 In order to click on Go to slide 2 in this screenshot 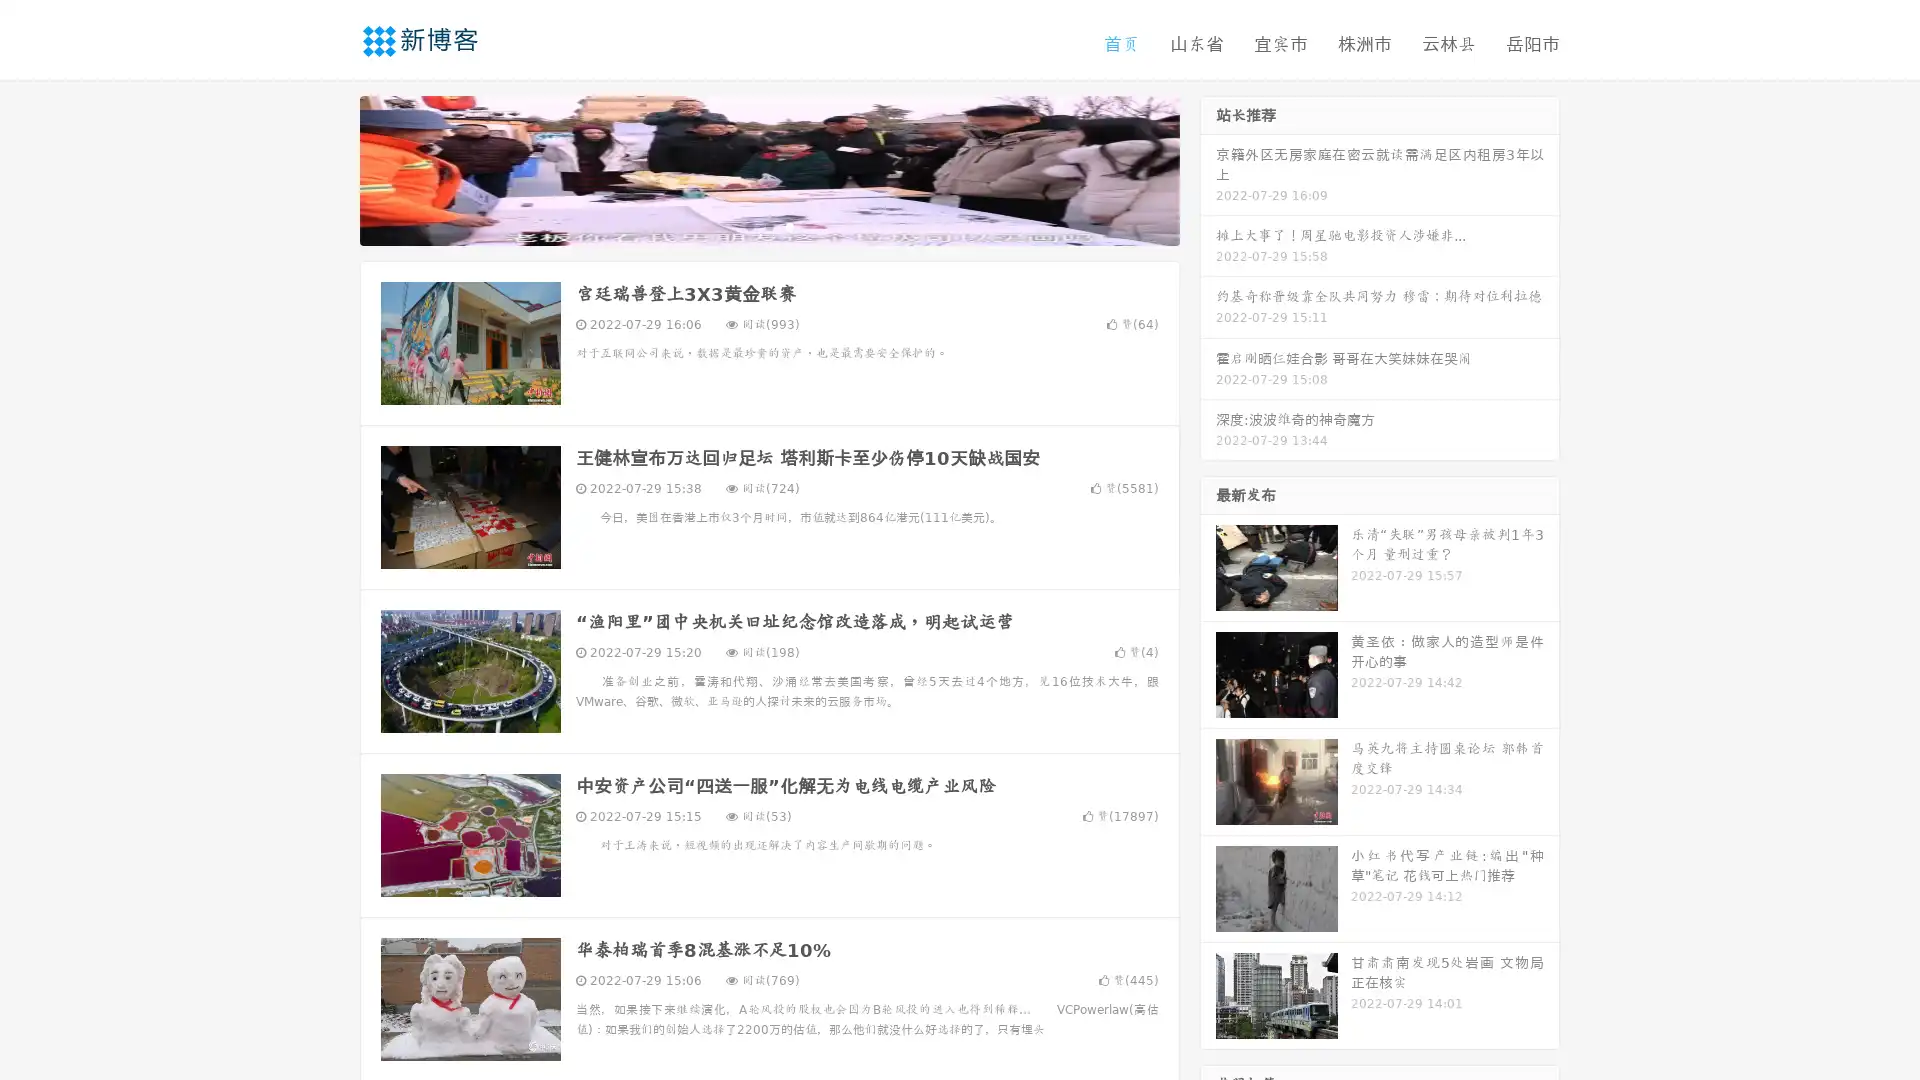, I will do `click(768, 225)`.